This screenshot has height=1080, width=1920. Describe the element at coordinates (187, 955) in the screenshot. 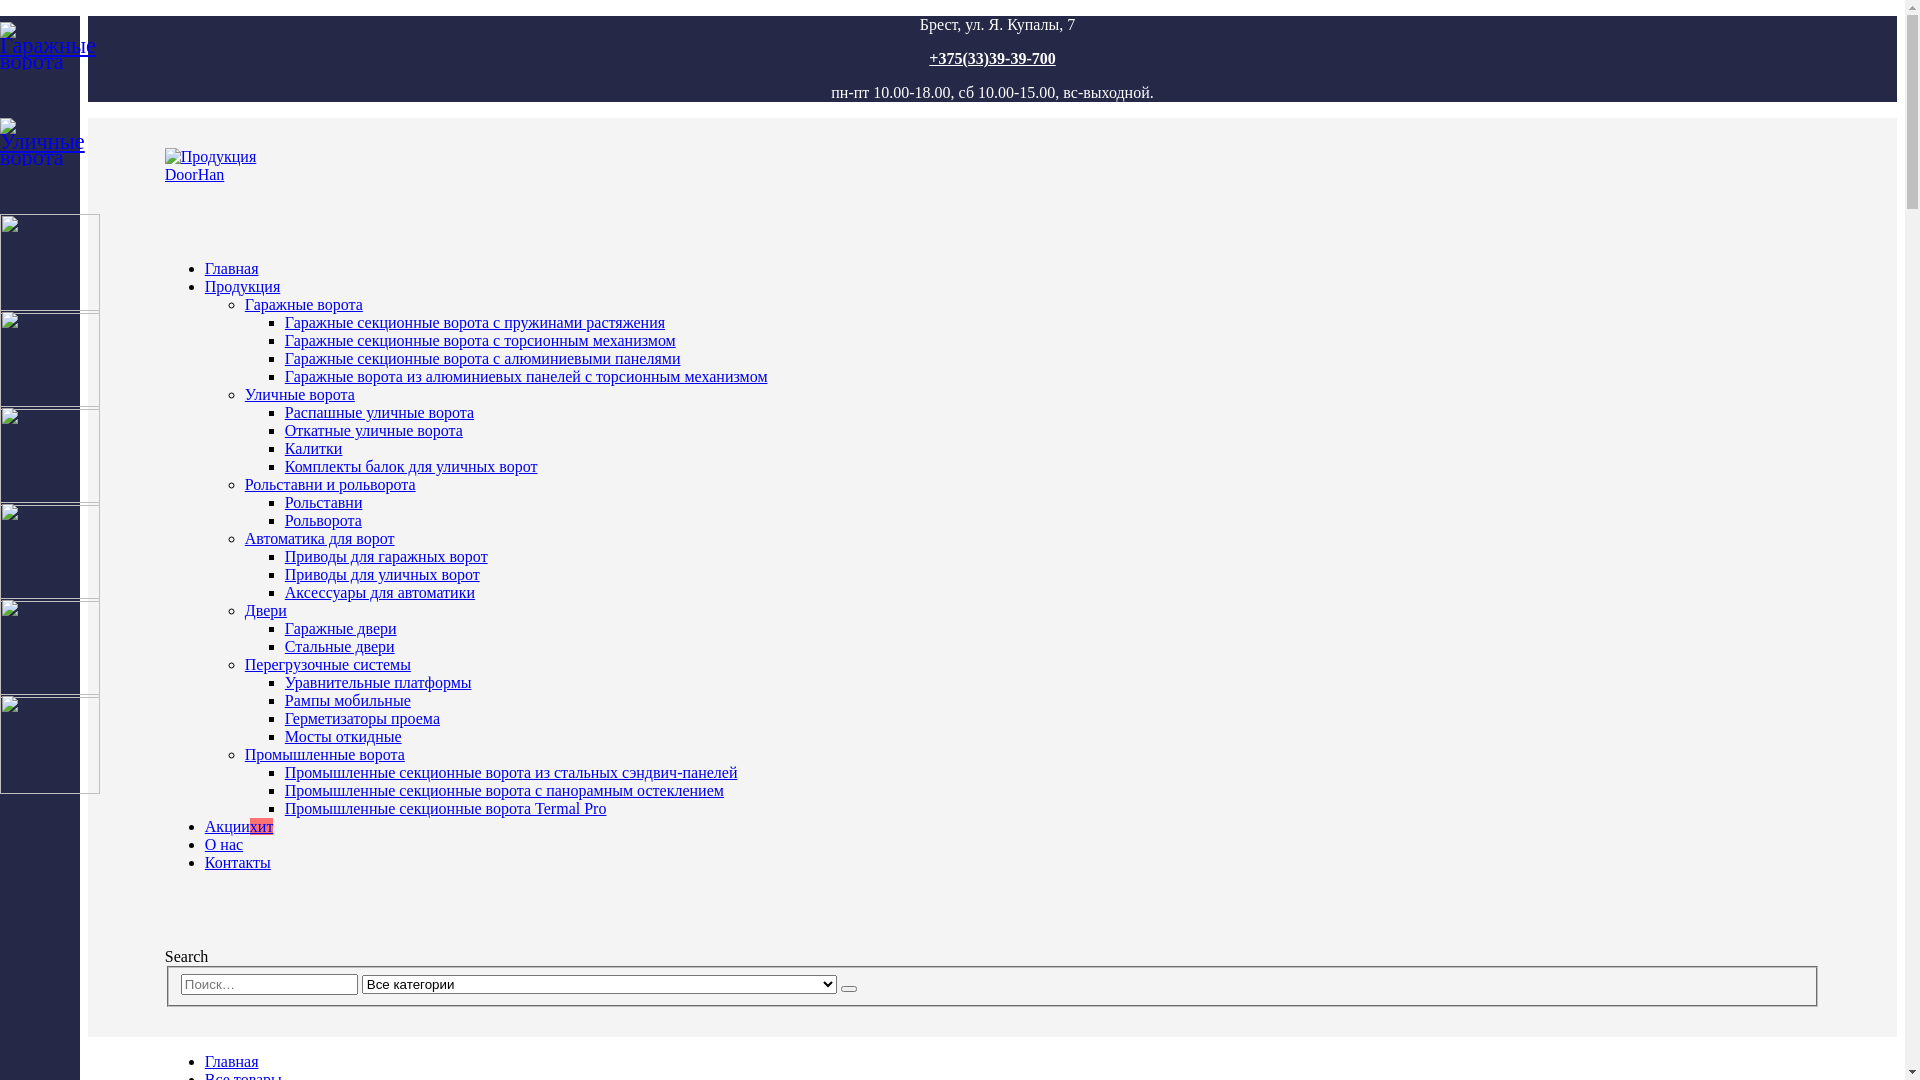

I see `'Search'` at that location.